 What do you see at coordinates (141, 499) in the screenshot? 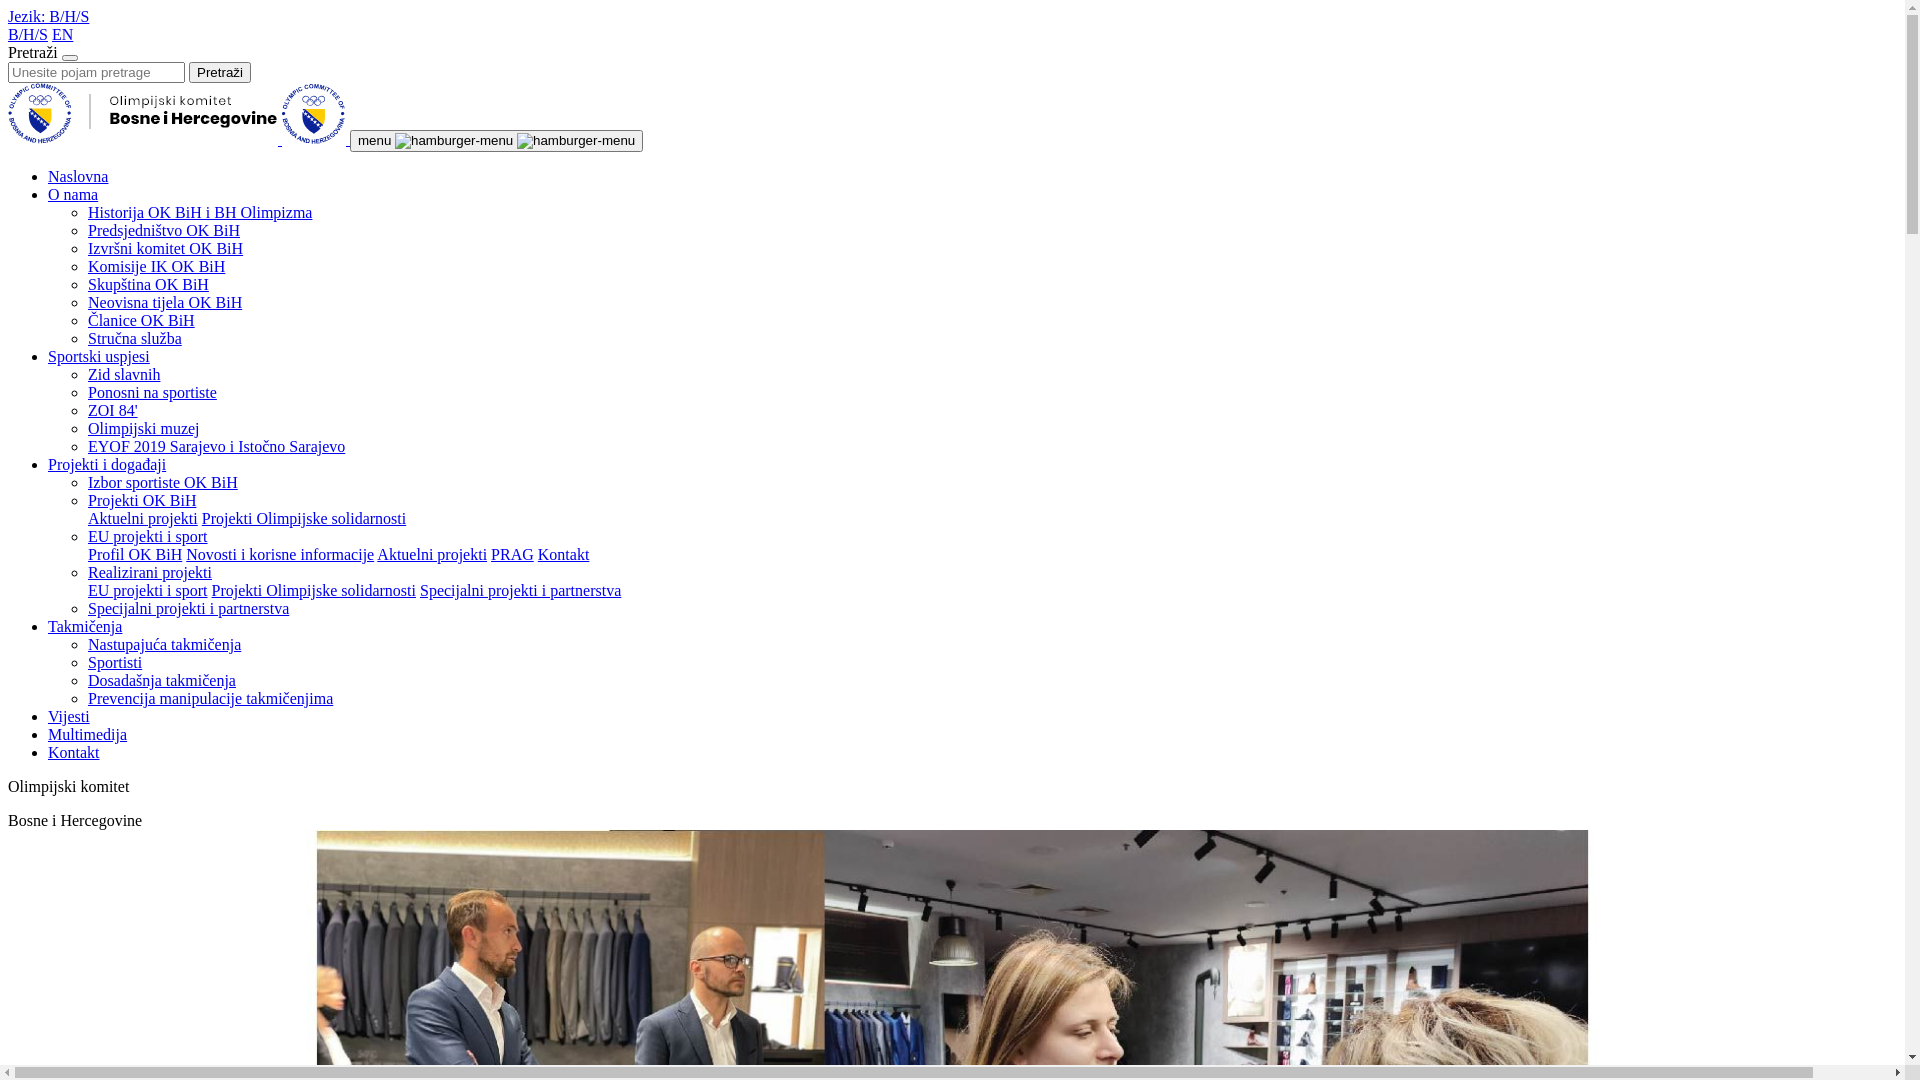
I see `'Projekti OK BiH'` at bounding box center [141, 499].